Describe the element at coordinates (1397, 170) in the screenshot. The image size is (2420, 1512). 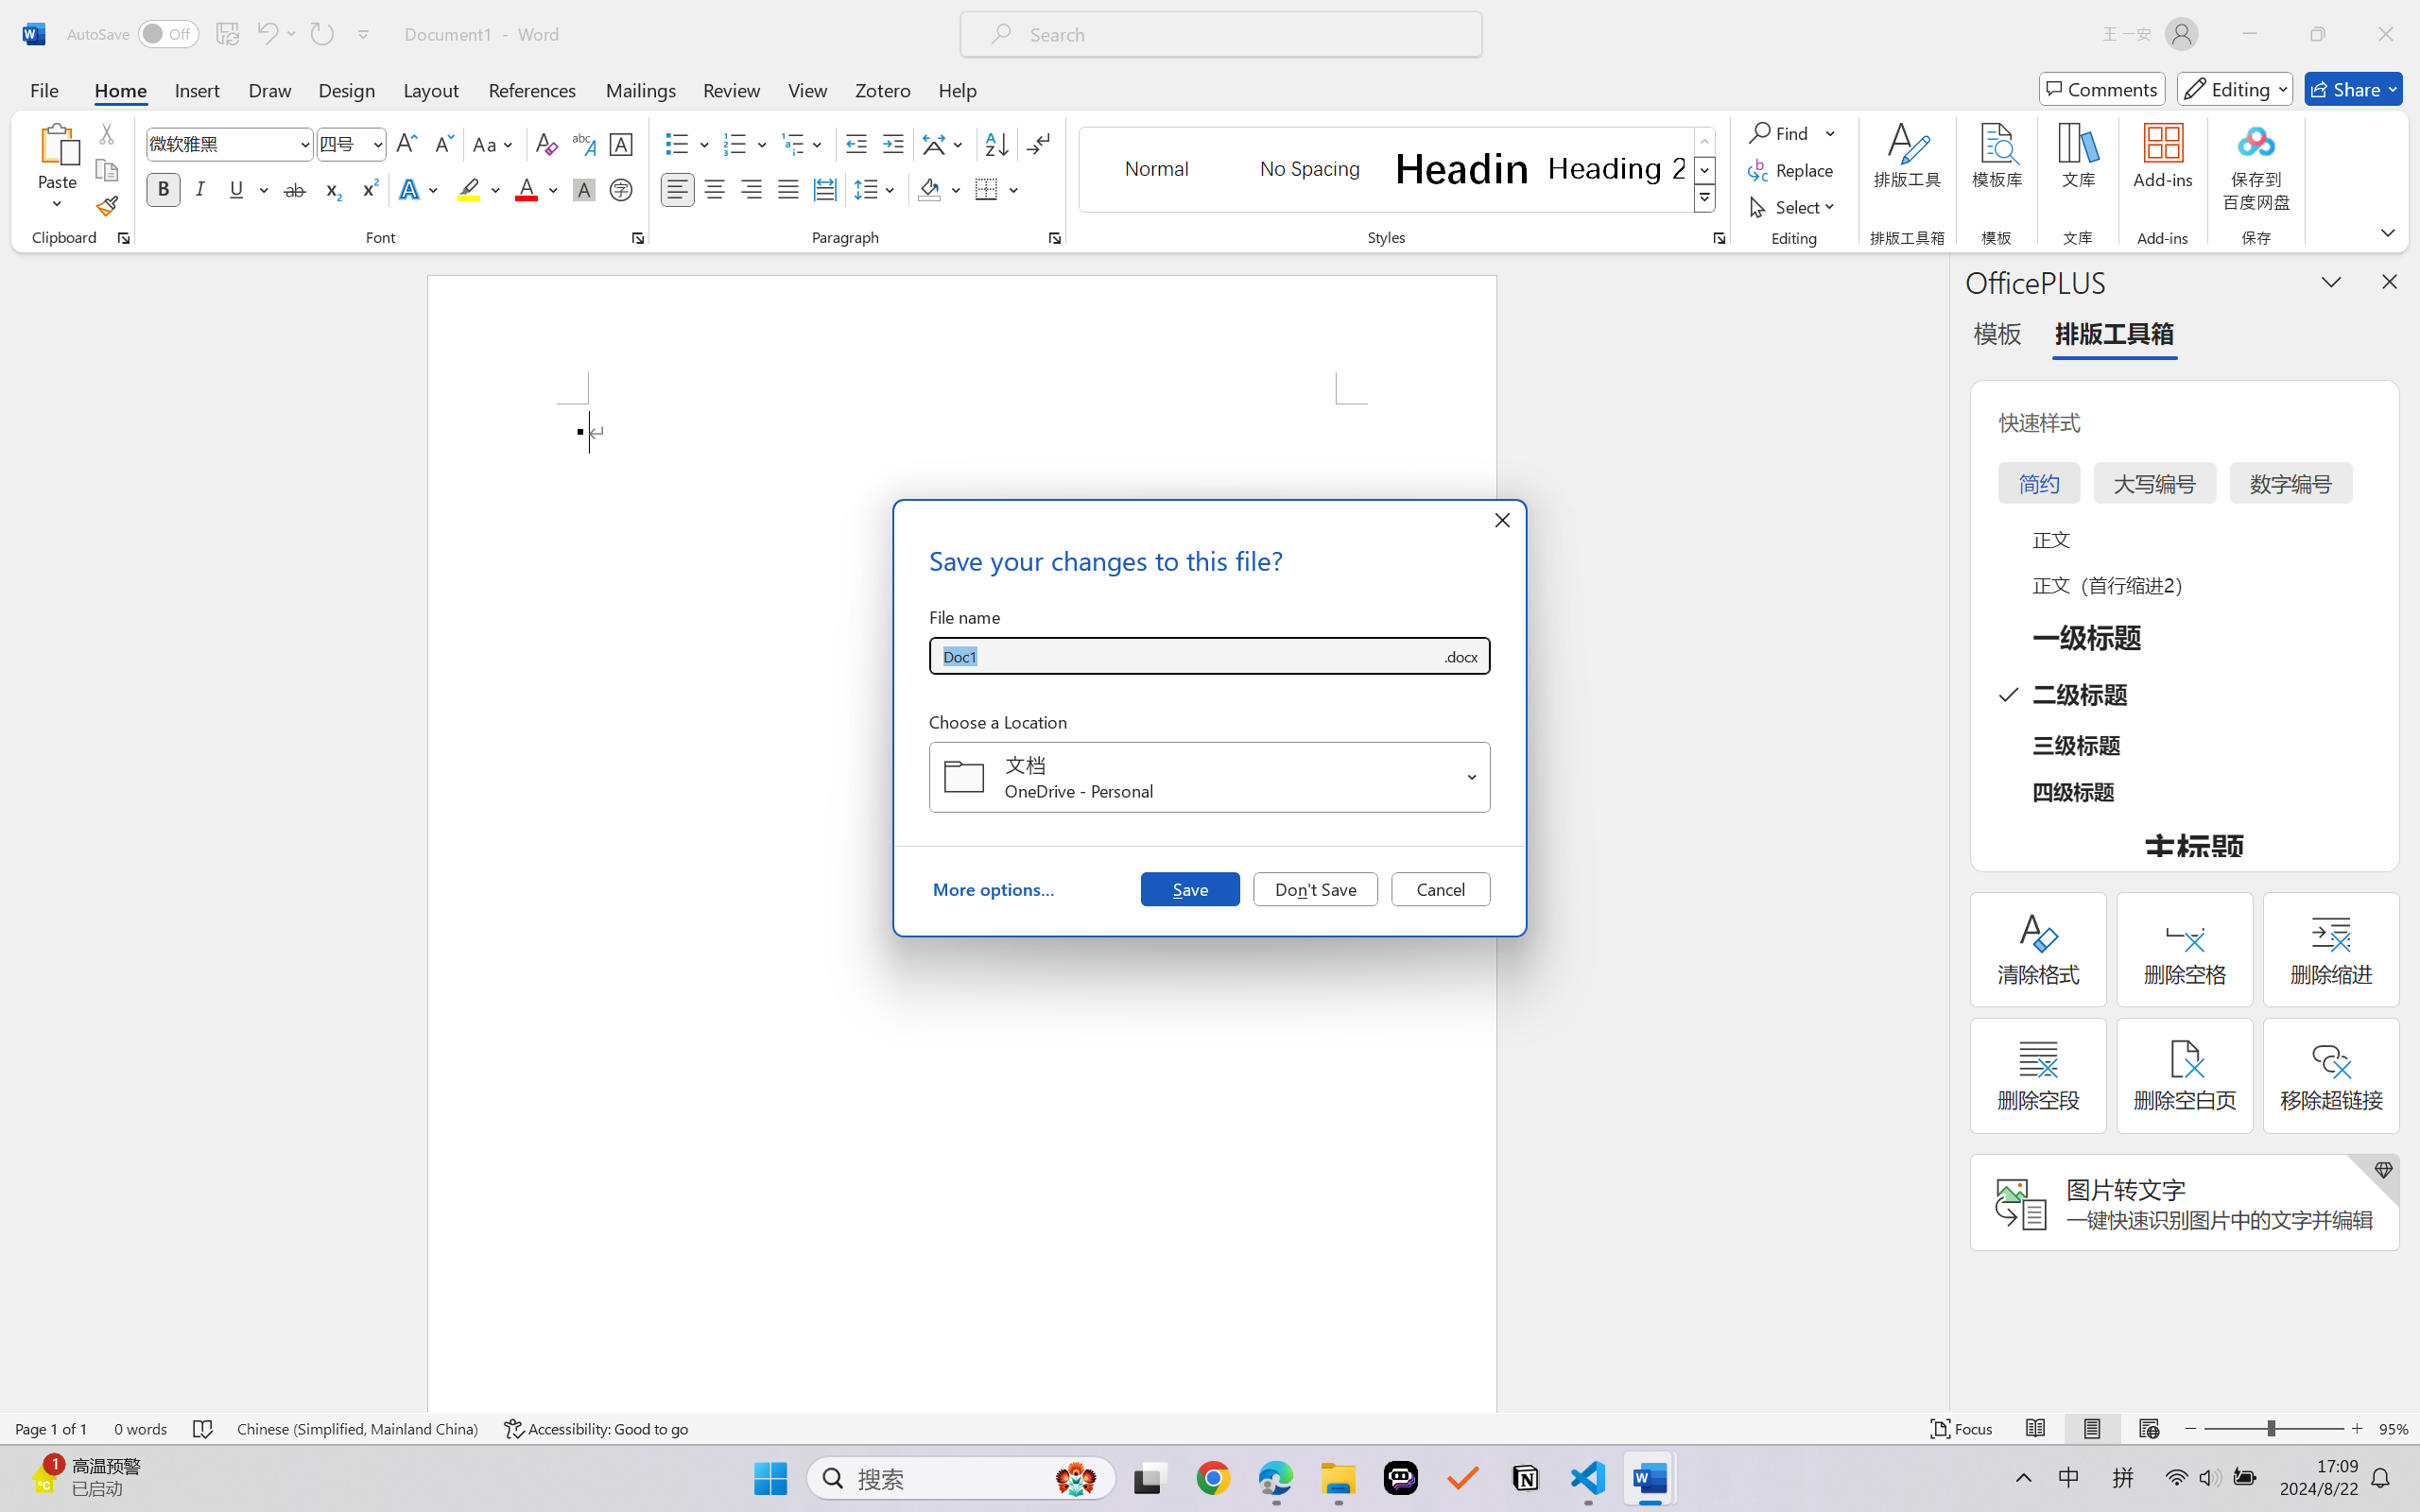
I see `'AutomationID: QuickStylesGallery'` at that location.